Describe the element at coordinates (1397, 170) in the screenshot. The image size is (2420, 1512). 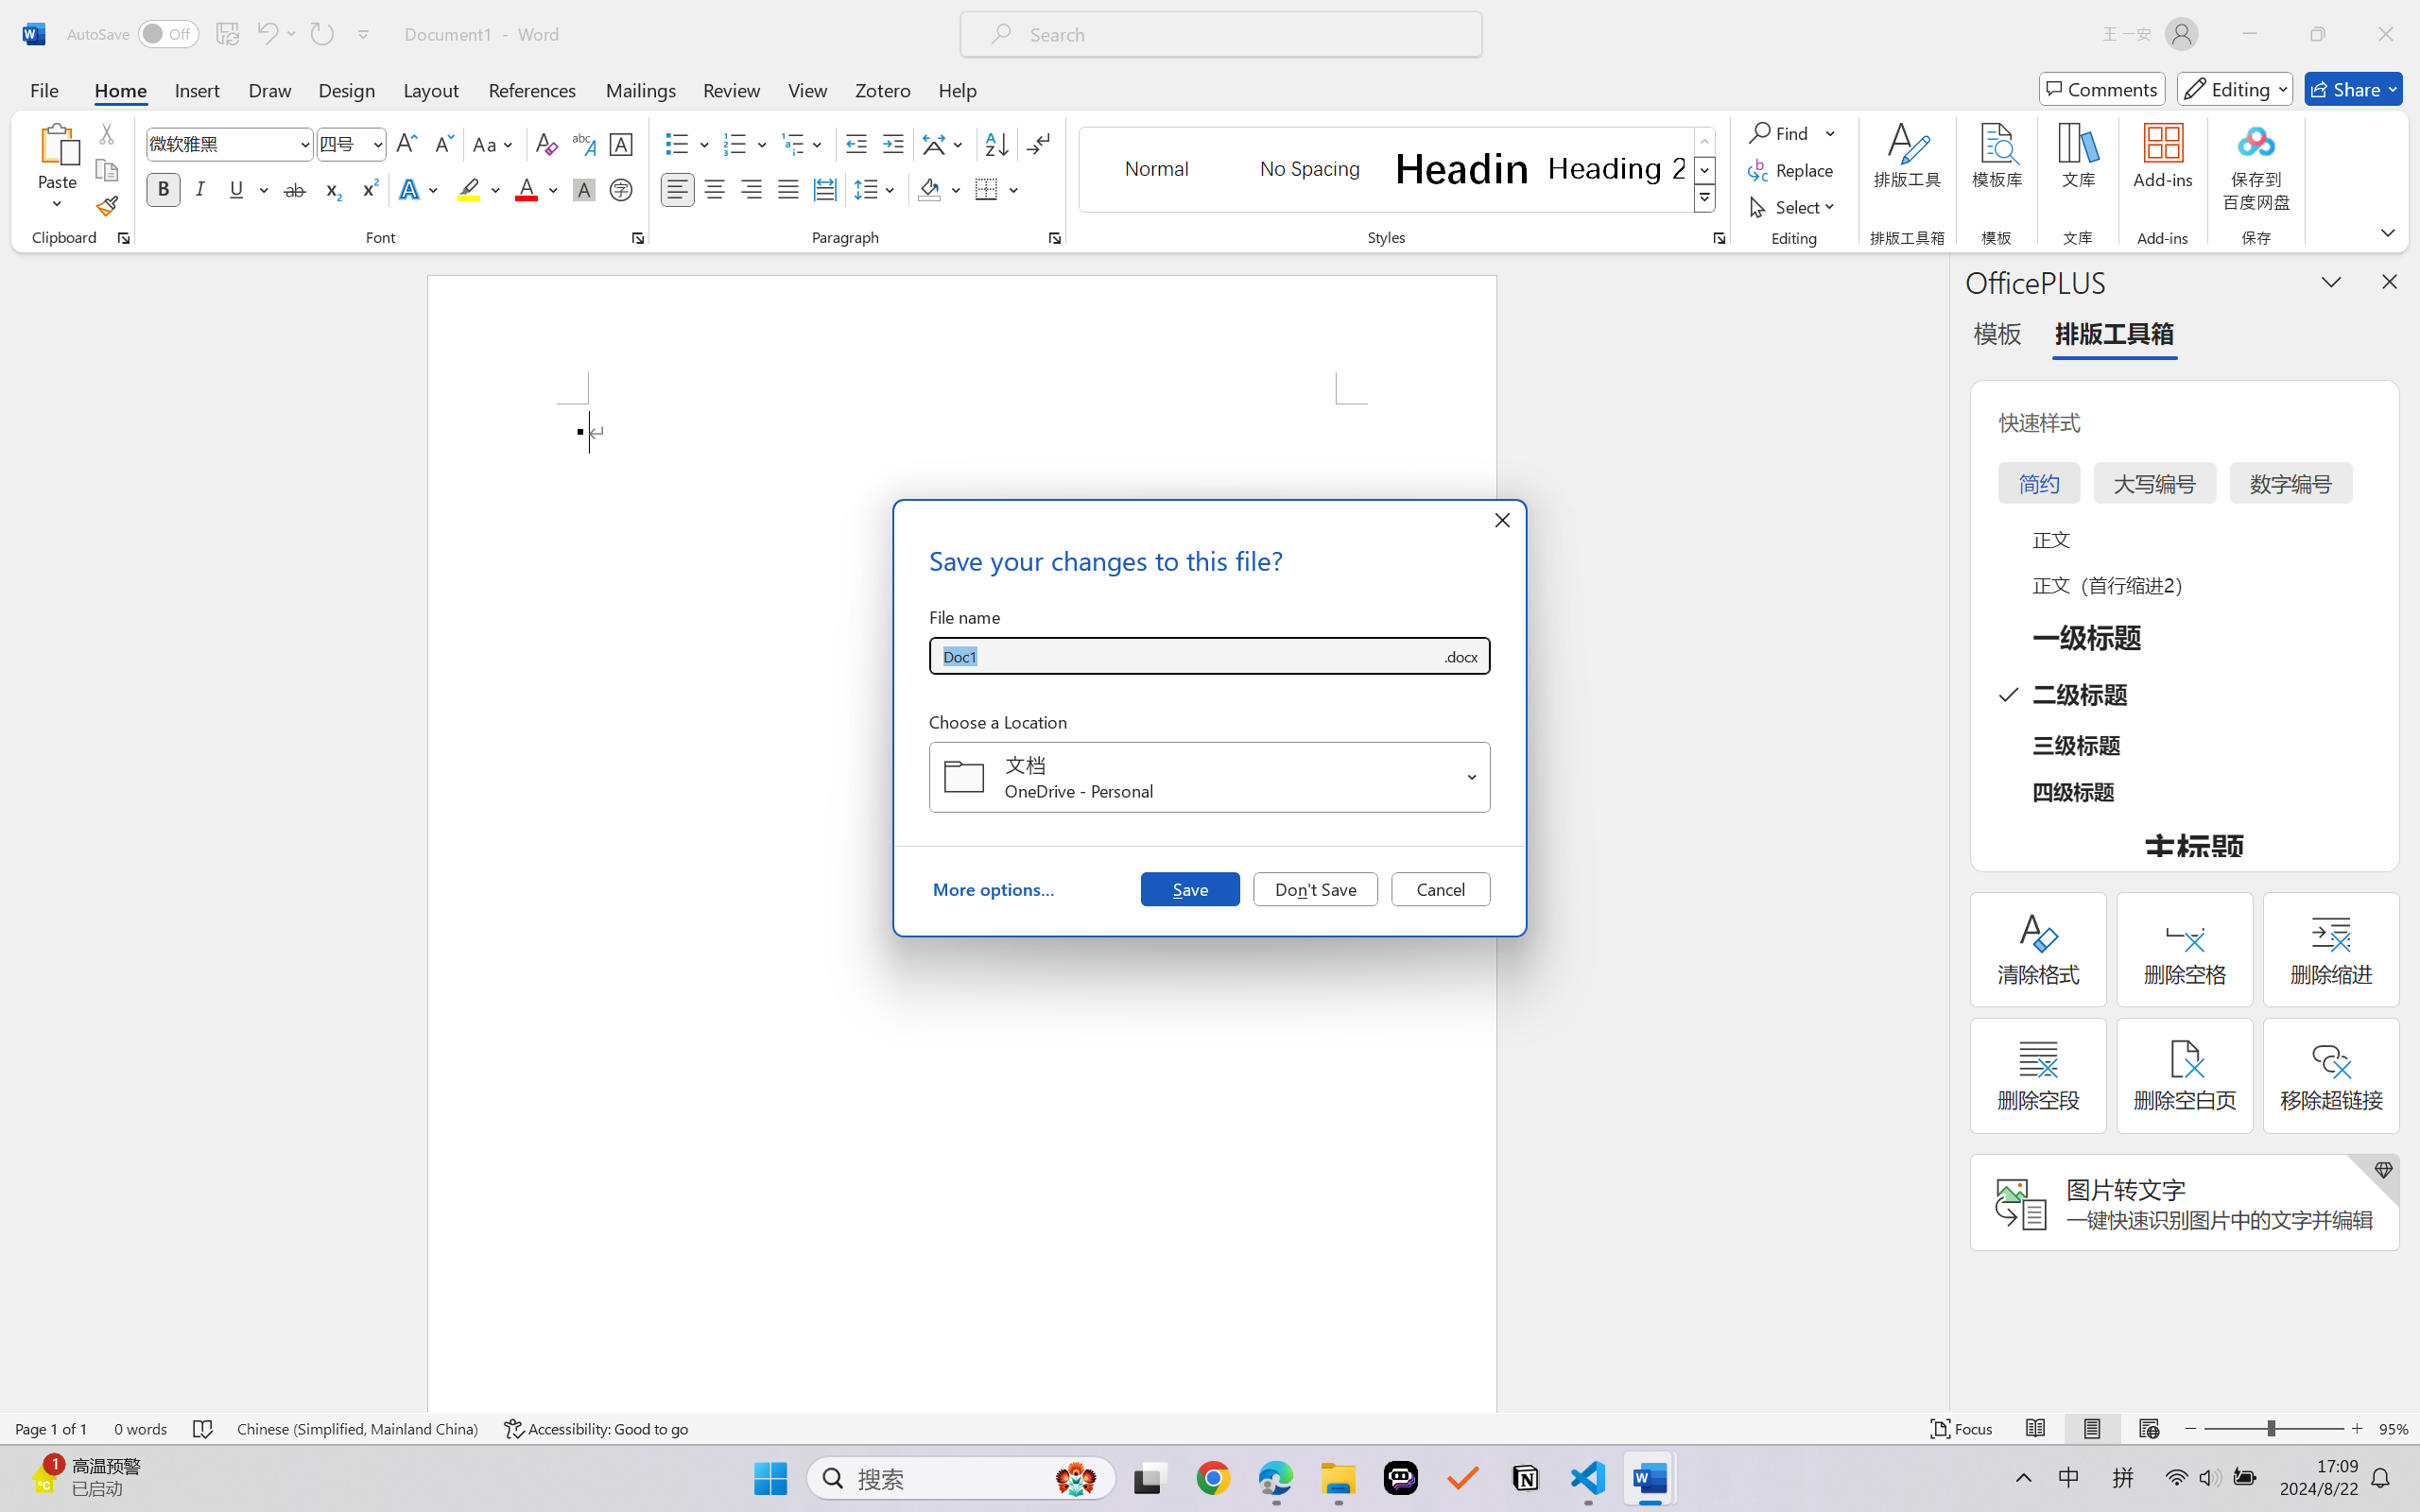
I see `'AutomationID: QuickStylesGallery'` at that location.